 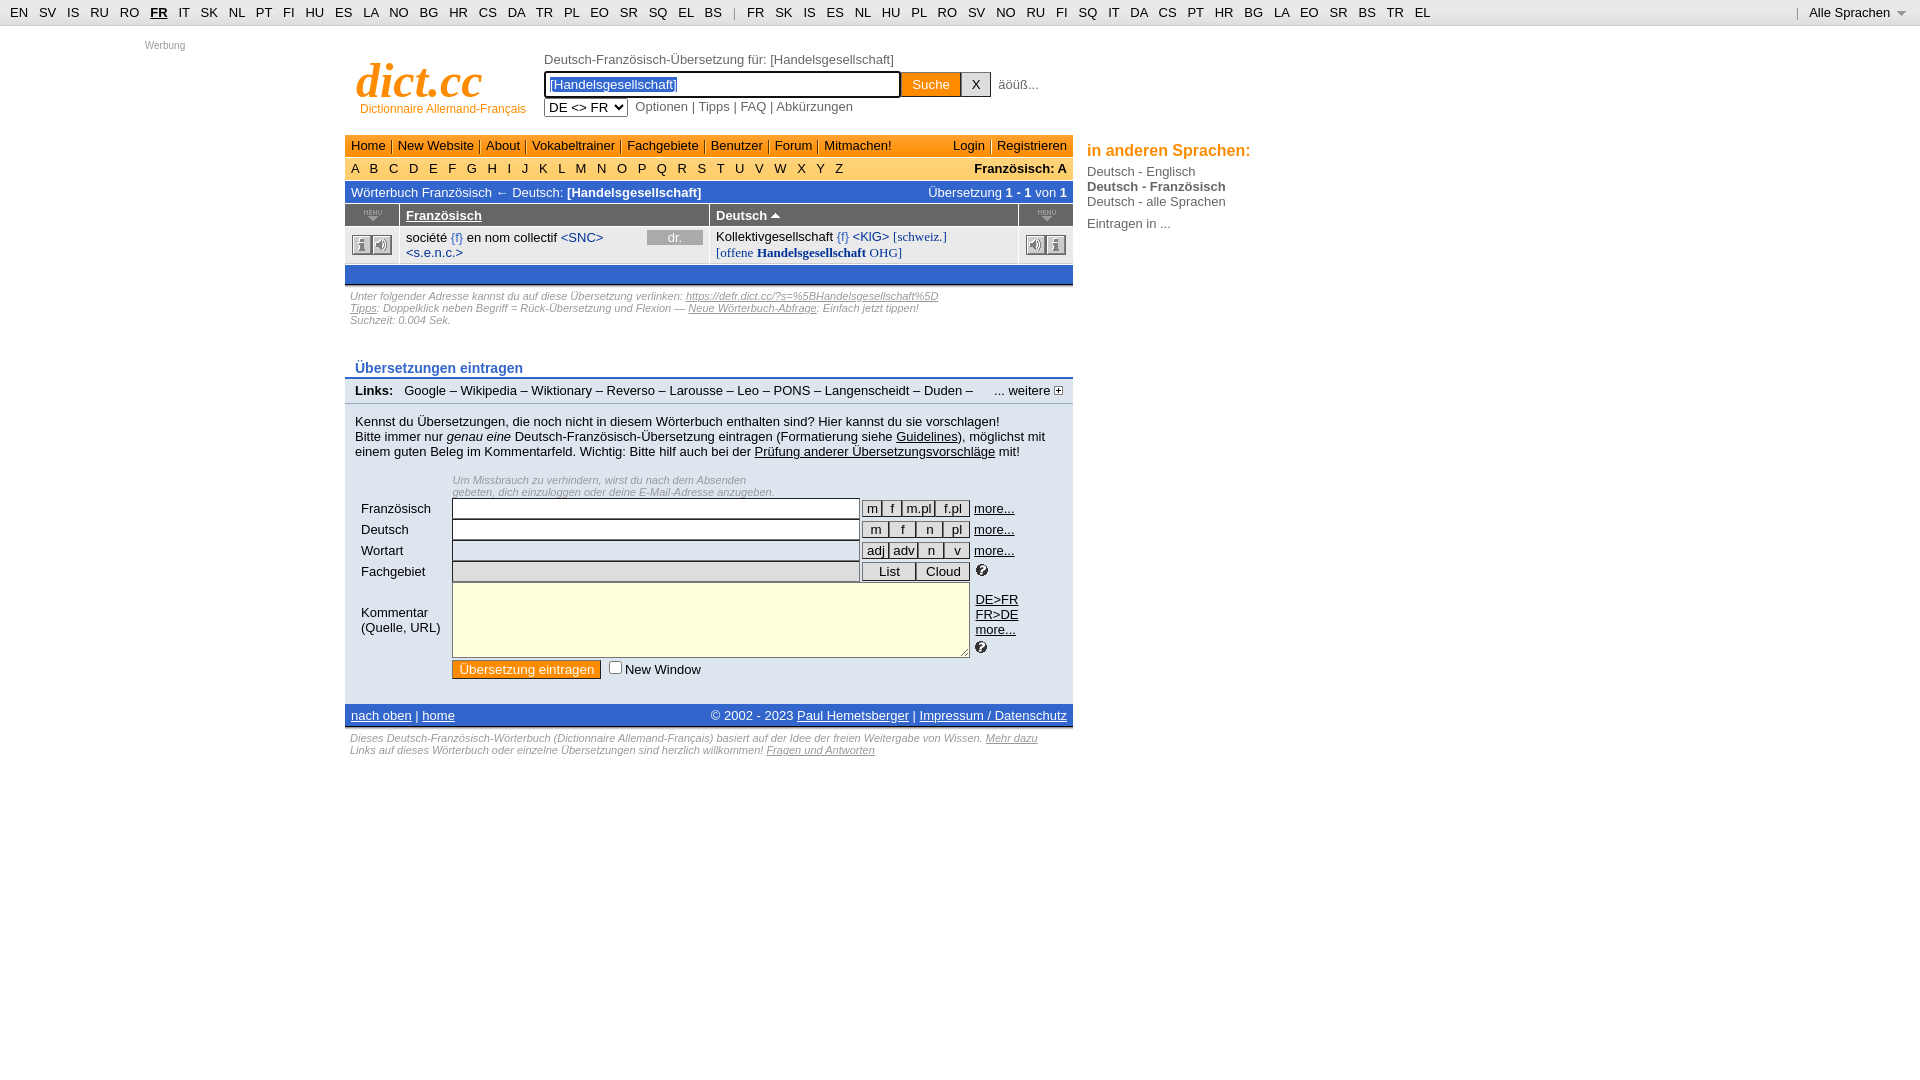 What do you see at coordinates (871, 235) in the screenshot?
I see `'<KlG>'` at bounding box center [871, 235].